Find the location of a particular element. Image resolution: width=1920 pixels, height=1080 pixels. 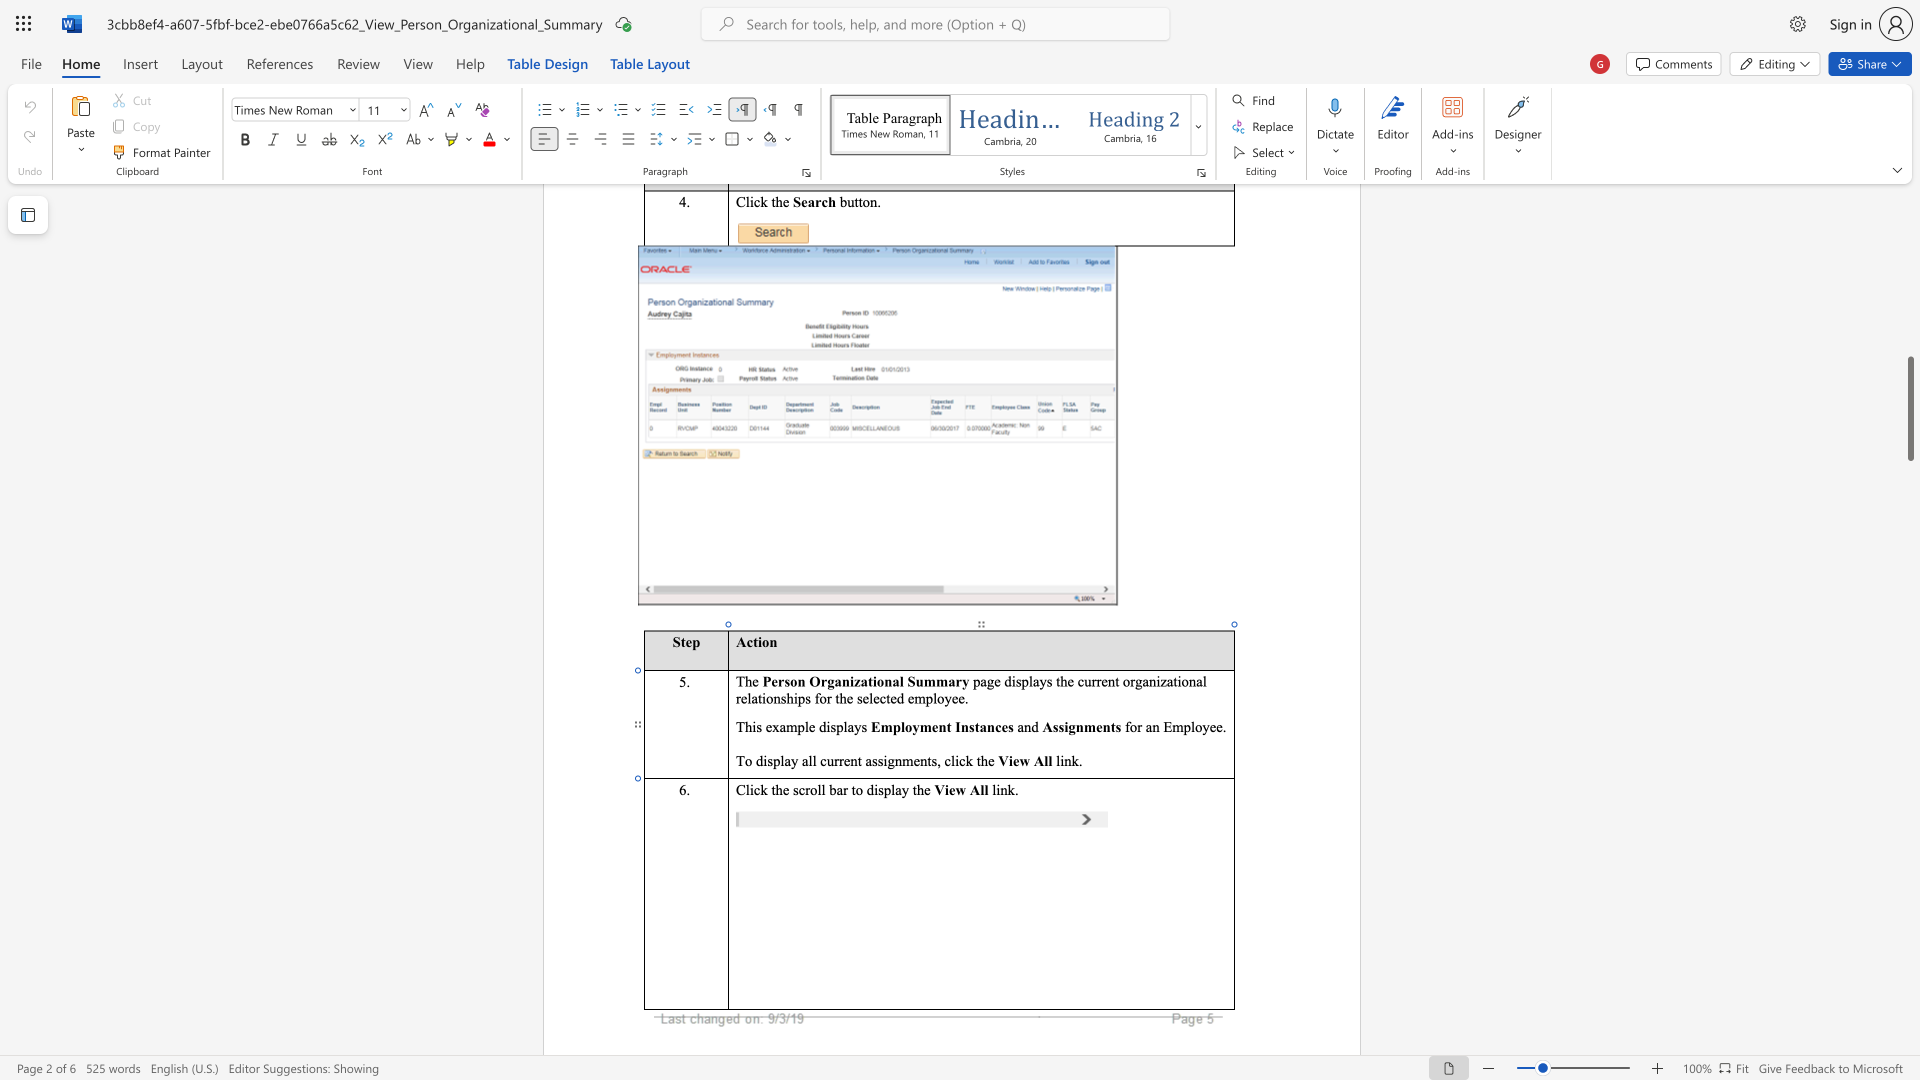

the 1th character "l" in the text is located at coordinates (1193, 727).